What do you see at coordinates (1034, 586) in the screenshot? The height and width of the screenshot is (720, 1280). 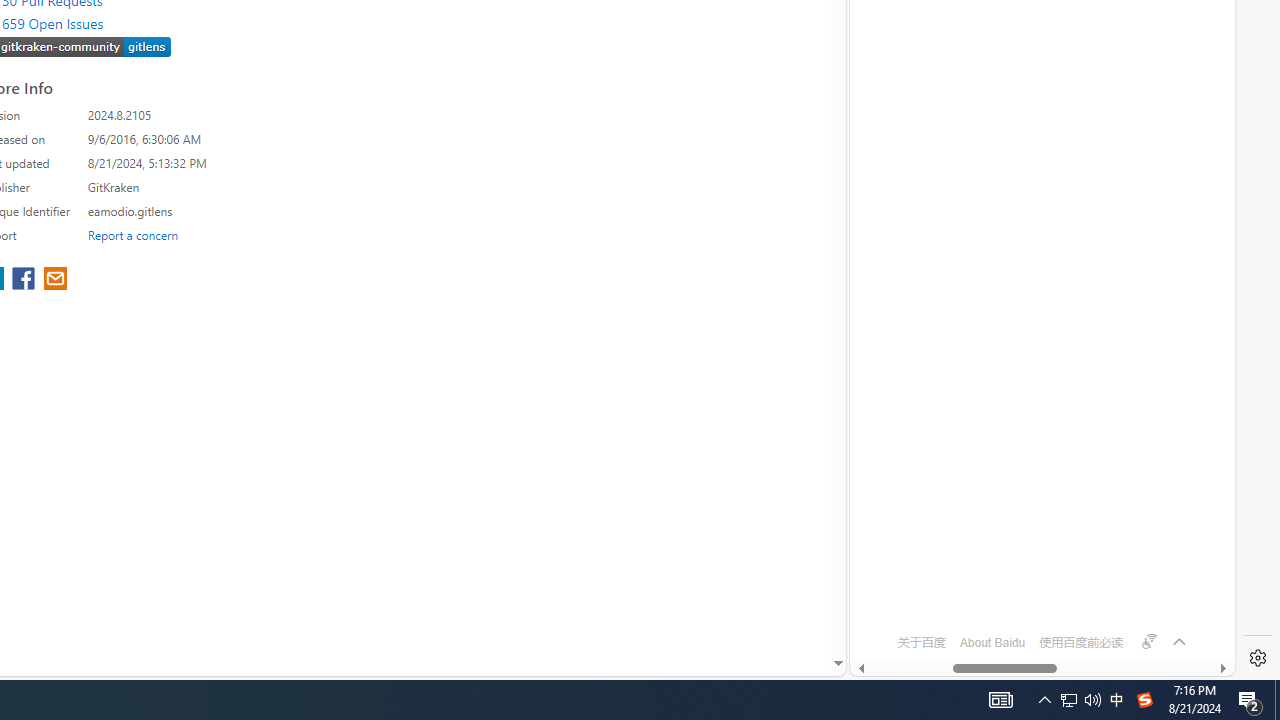 I see `'OFTV'` at bounding box center [1034, 586].